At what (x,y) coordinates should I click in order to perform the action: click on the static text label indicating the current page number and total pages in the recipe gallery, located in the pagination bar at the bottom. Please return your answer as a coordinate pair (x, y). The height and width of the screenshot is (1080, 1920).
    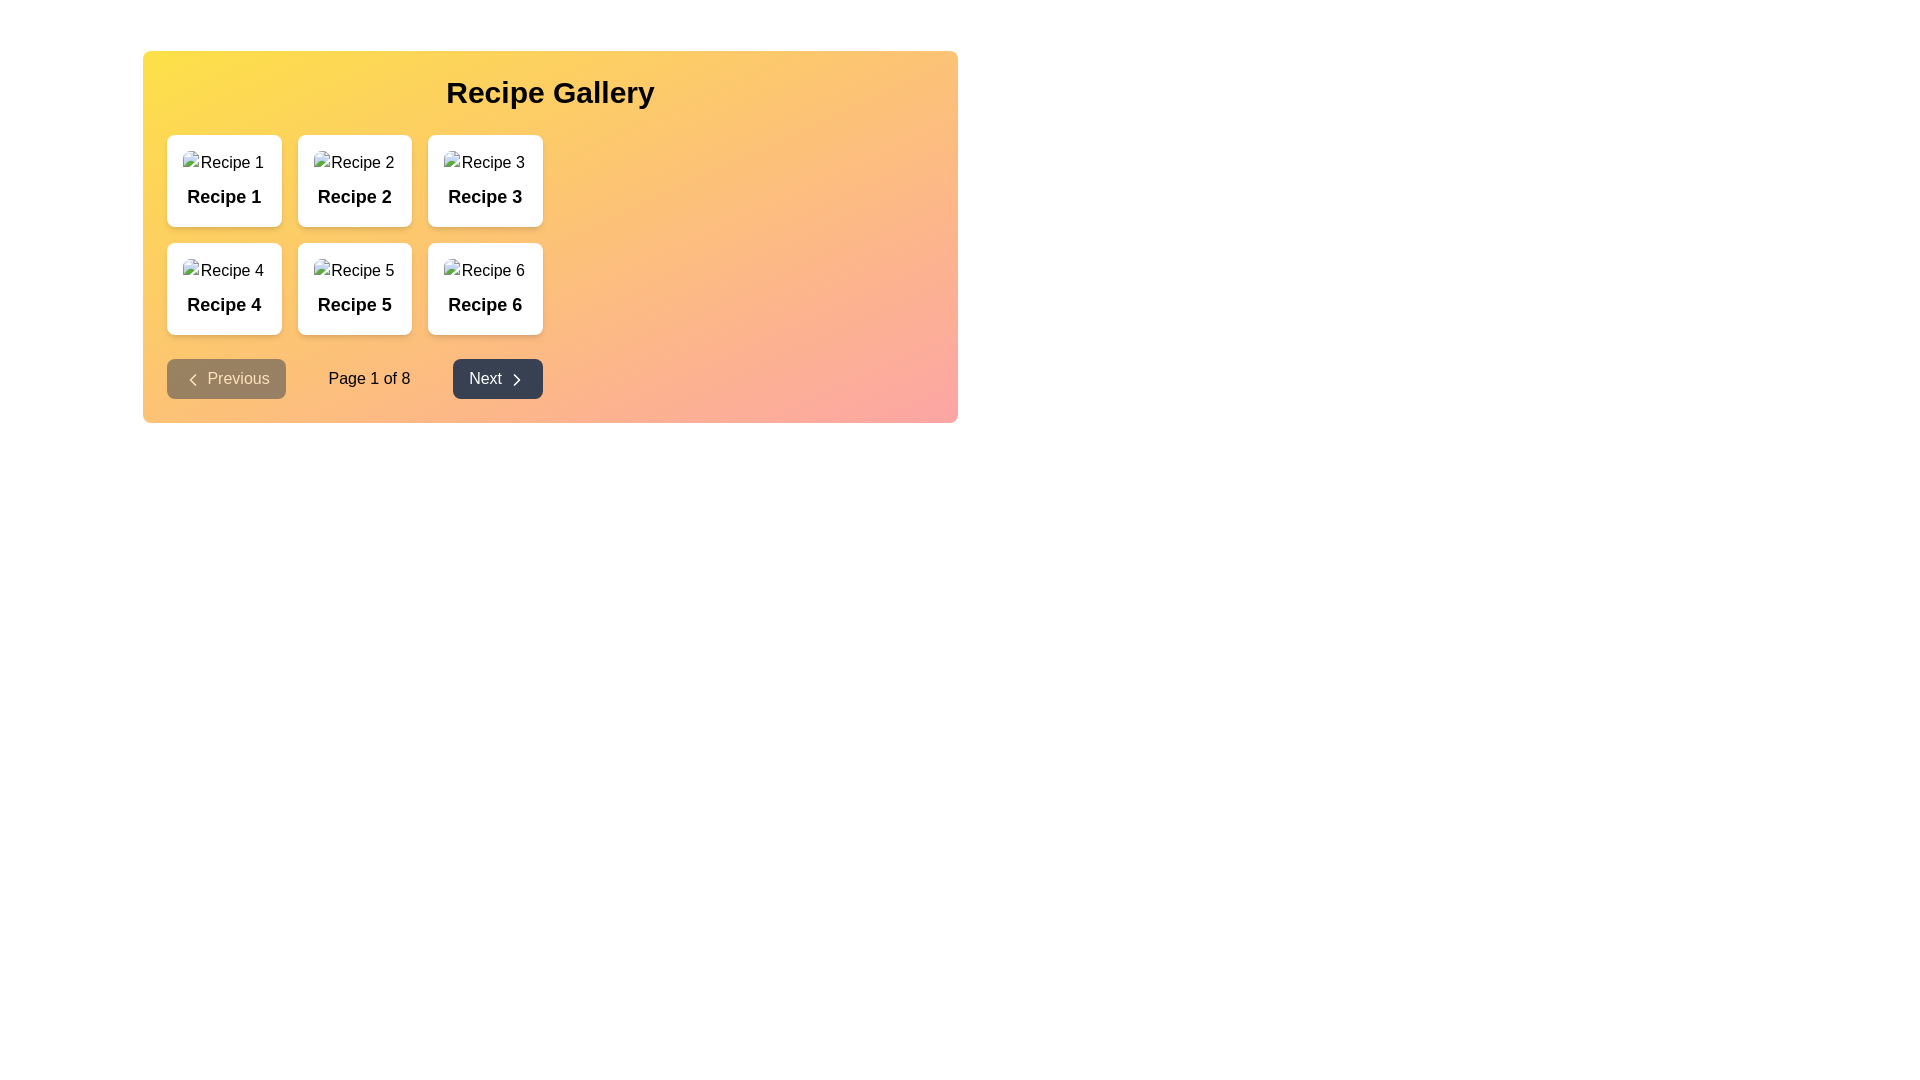
    Looking at the image, I should click on (369, 378).